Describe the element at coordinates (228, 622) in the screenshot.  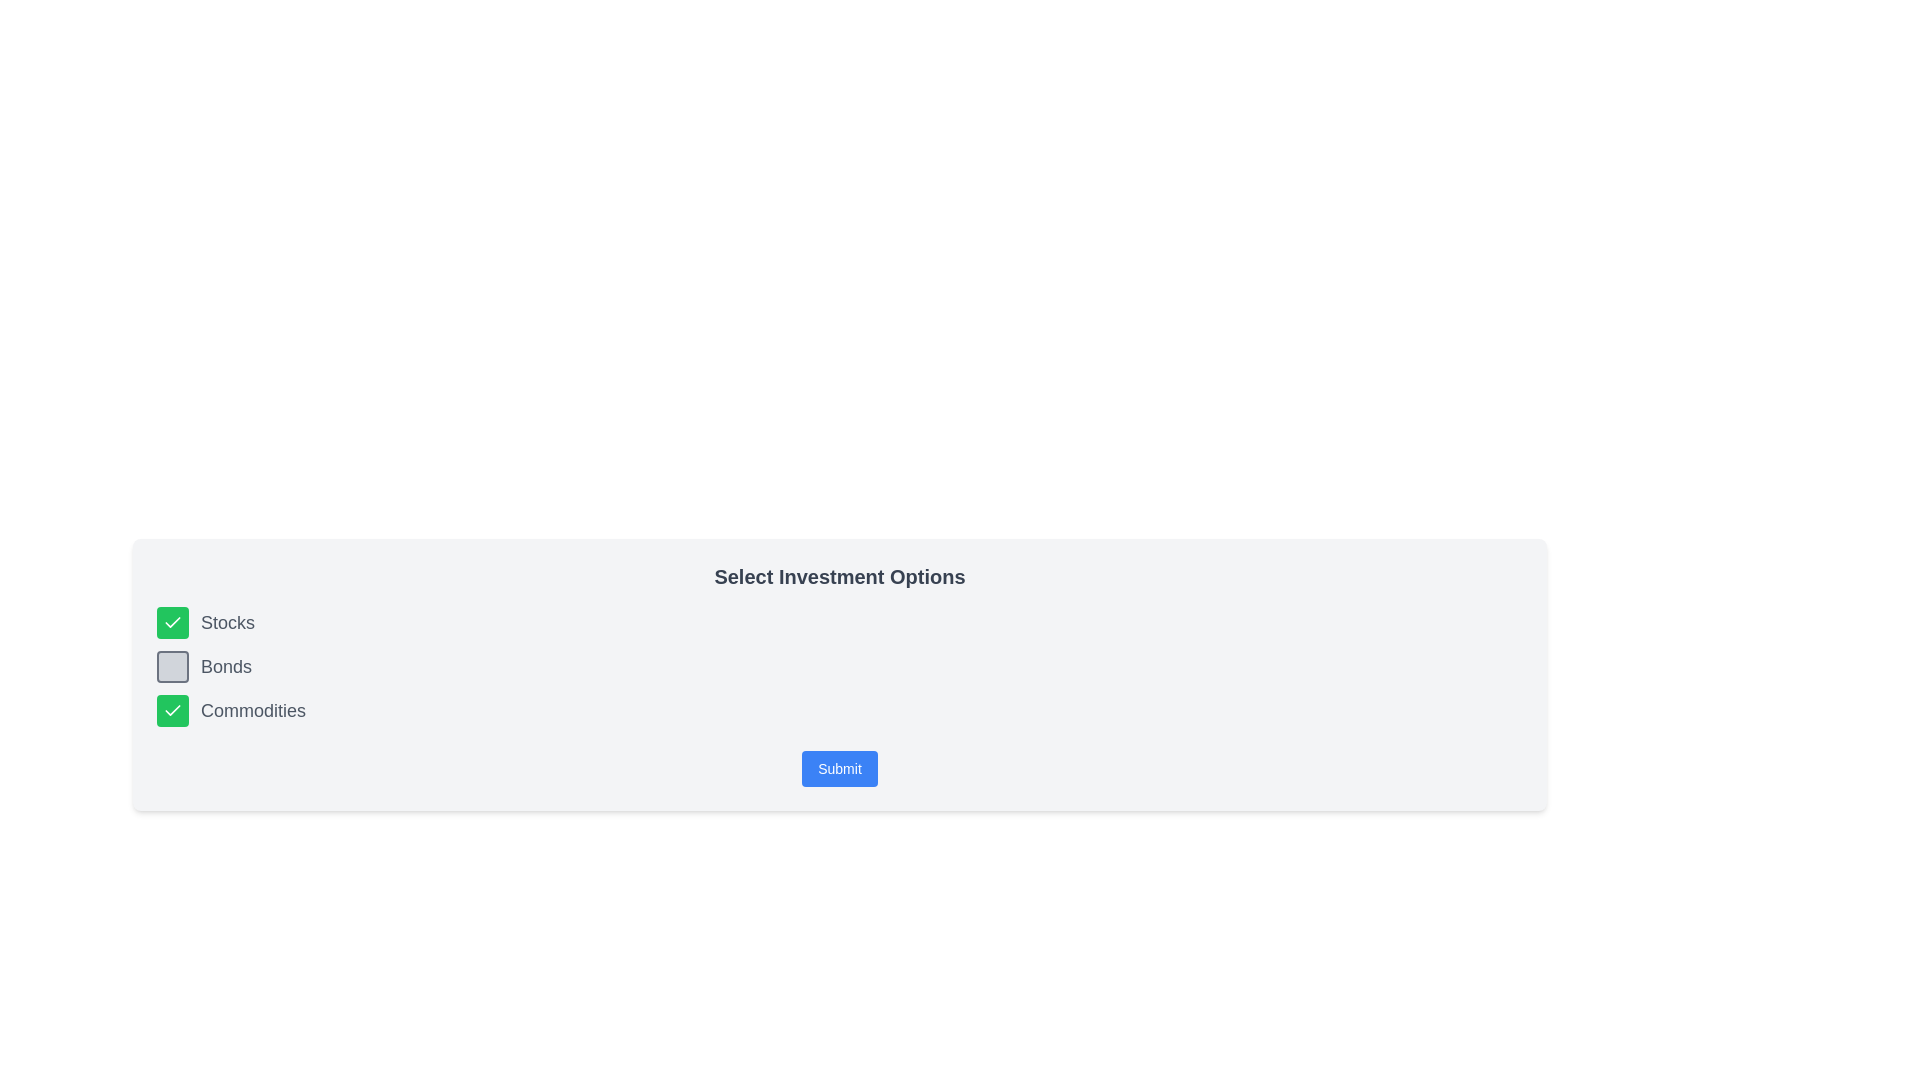
I see `text label indicating 'Stocks' as an investment choice, which is the first option in a vertical list of investment options, located next to a checkbox` at that location.